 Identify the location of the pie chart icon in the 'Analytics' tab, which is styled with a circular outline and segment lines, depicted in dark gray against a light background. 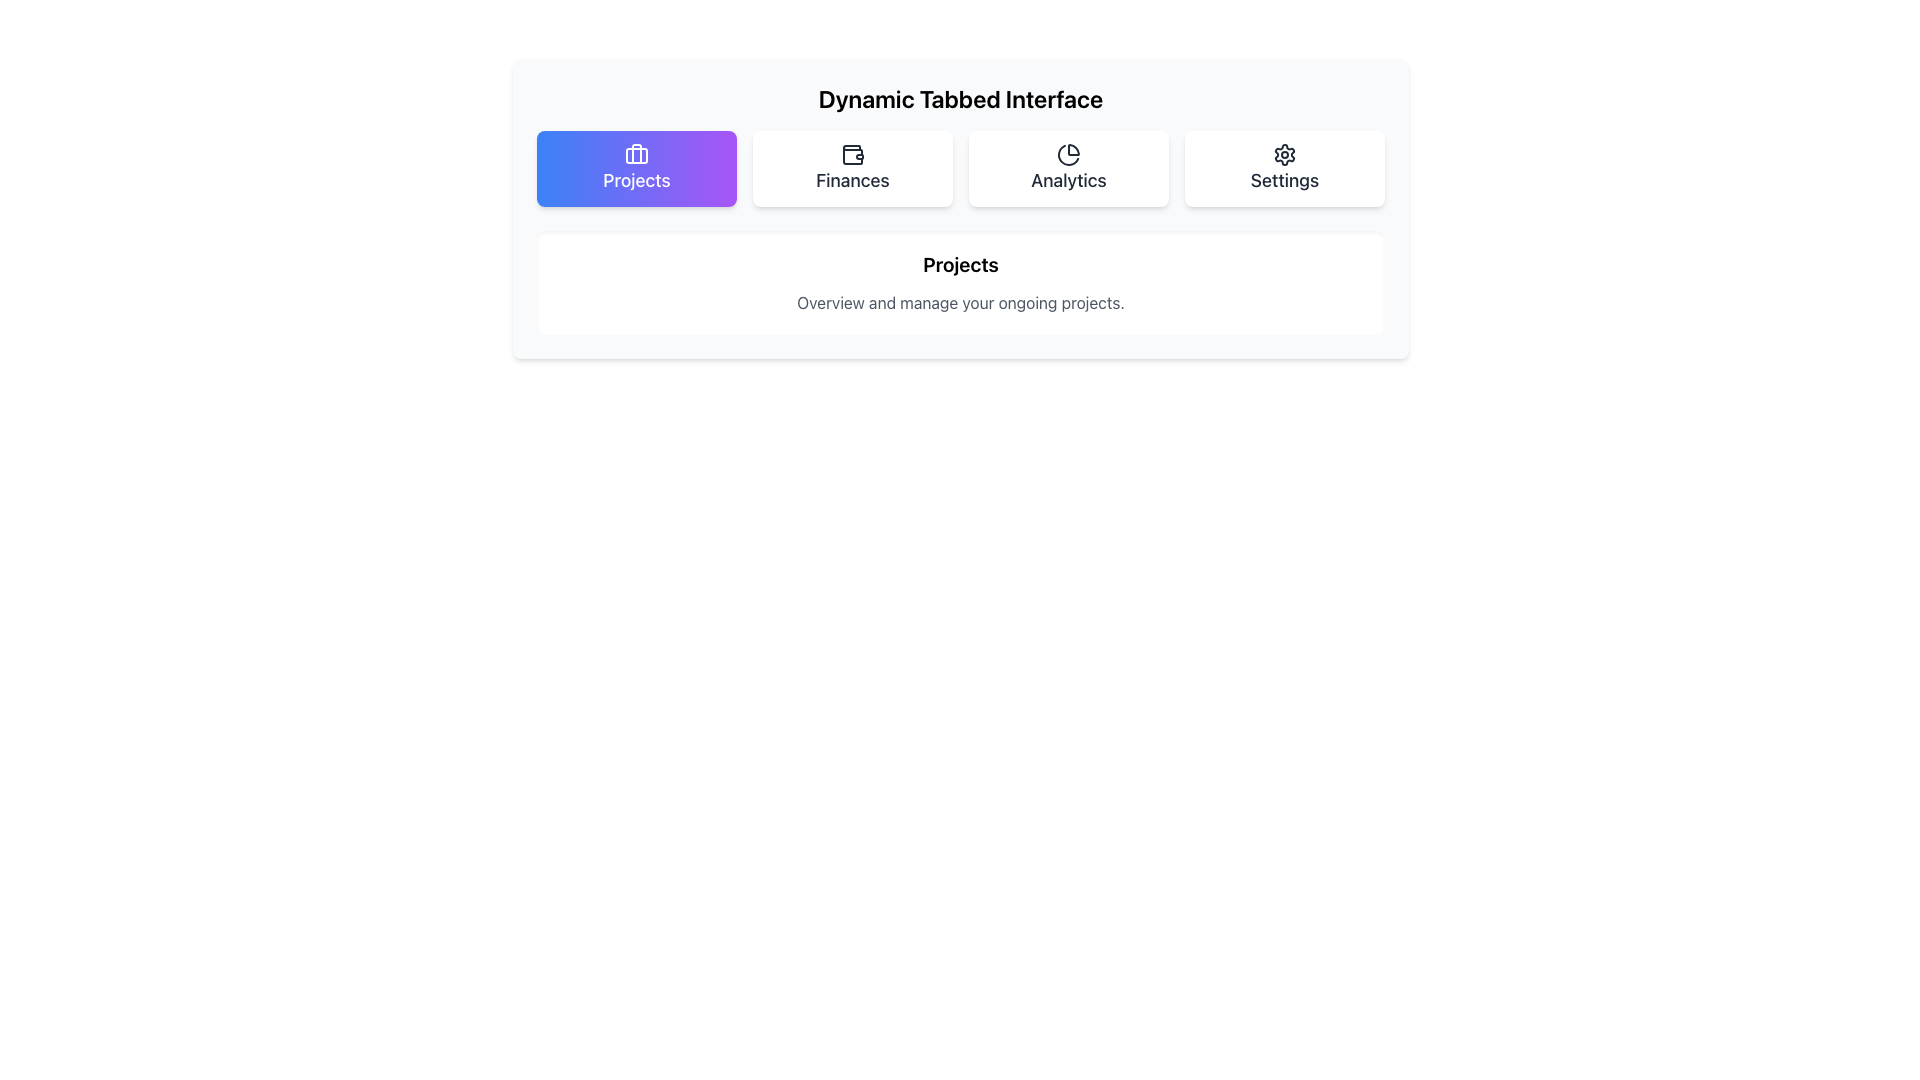
(1068, 153).